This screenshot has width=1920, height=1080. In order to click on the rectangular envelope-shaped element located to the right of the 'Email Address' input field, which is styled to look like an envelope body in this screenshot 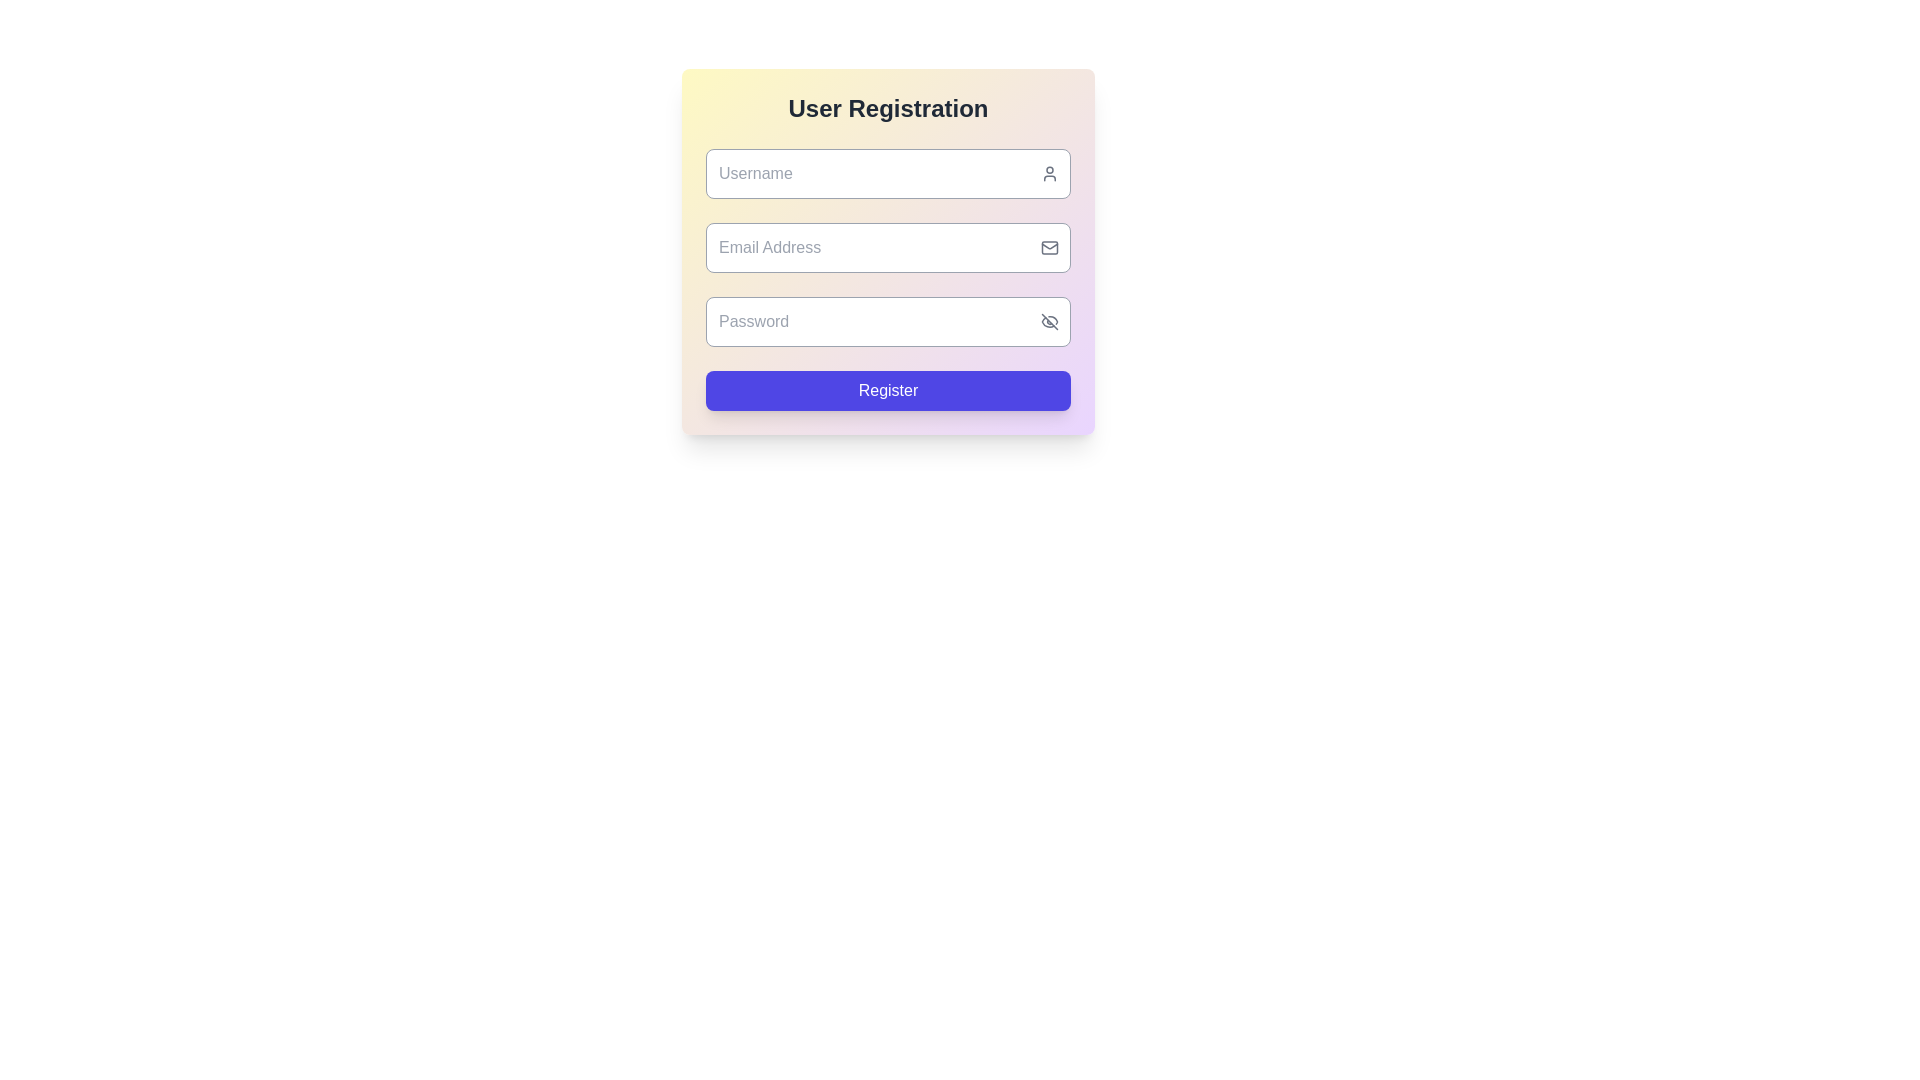, I will do `click(1049, 246)`.